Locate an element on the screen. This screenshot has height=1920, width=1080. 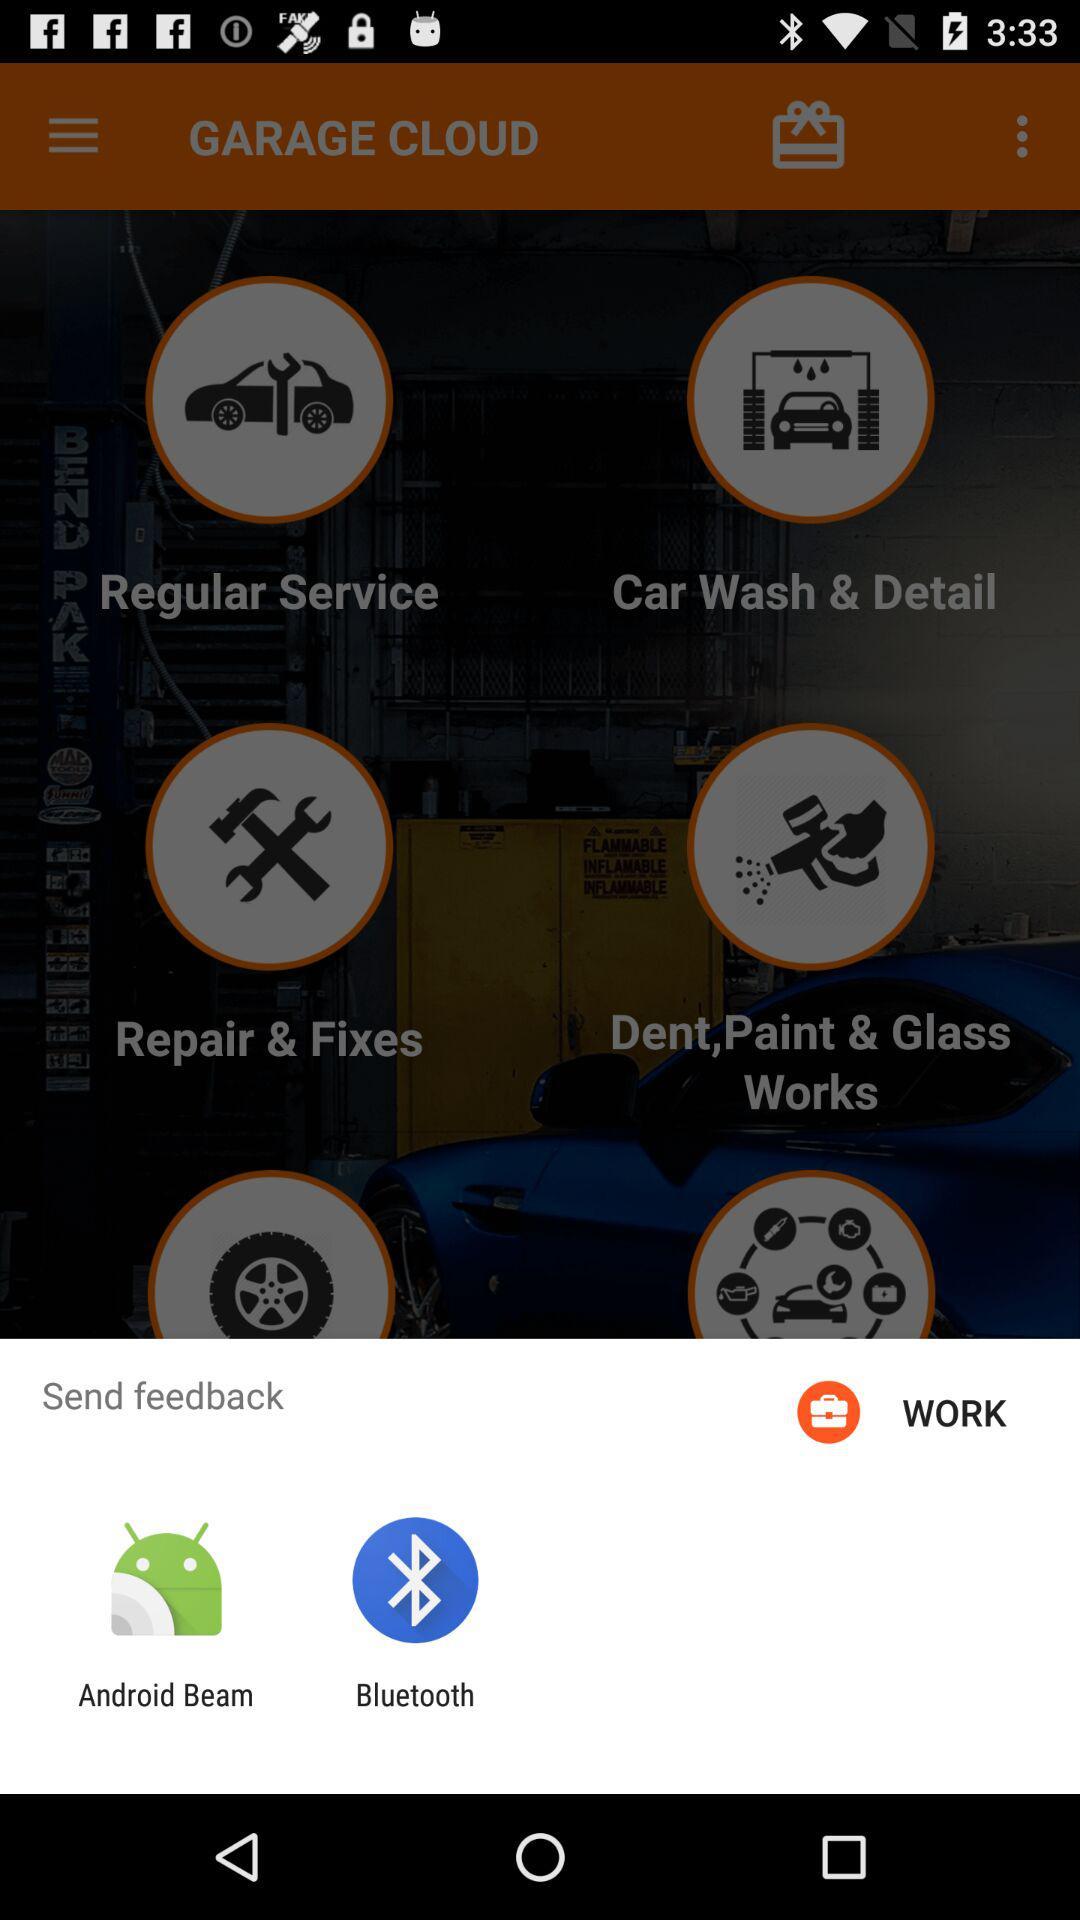
the bluetooth item is located at coordinates (414, 1711).